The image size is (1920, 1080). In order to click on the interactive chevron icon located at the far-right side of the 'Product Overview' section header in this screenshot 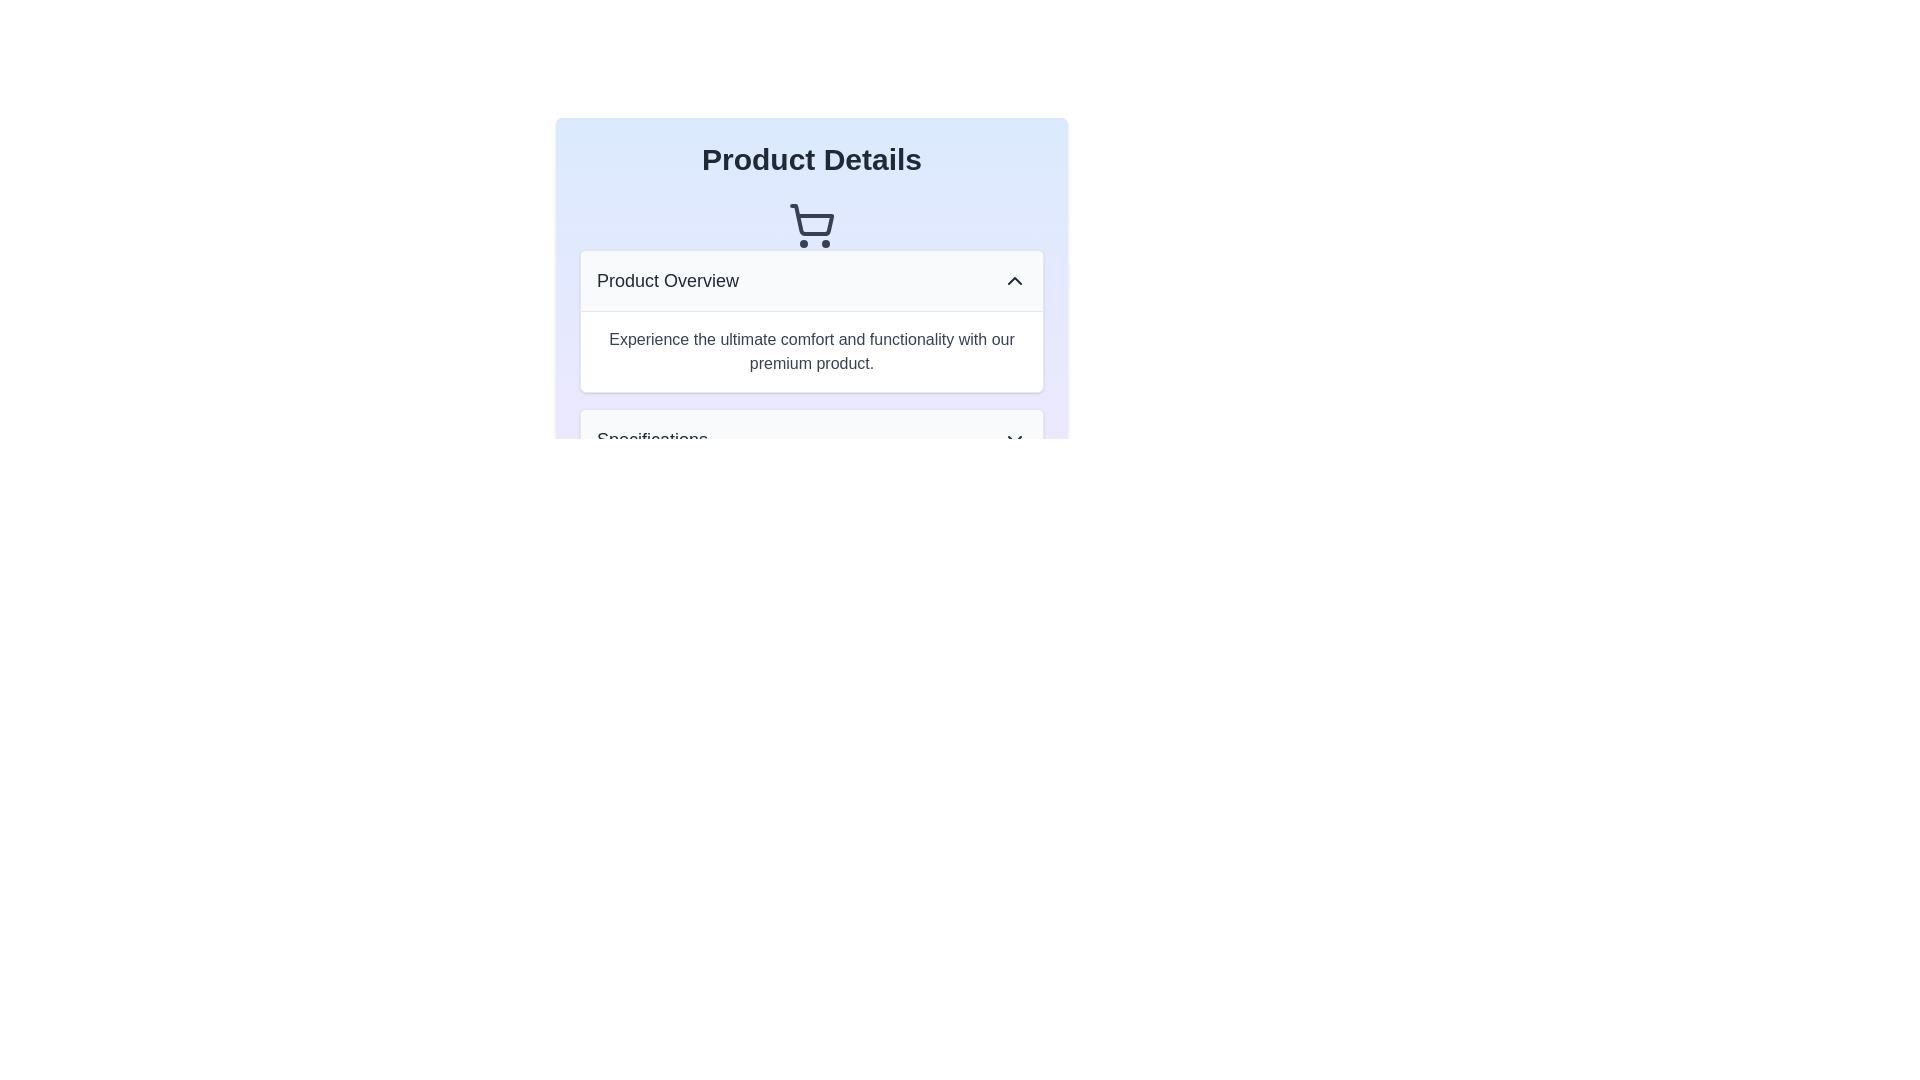, I will do `click(1014, 281)`.